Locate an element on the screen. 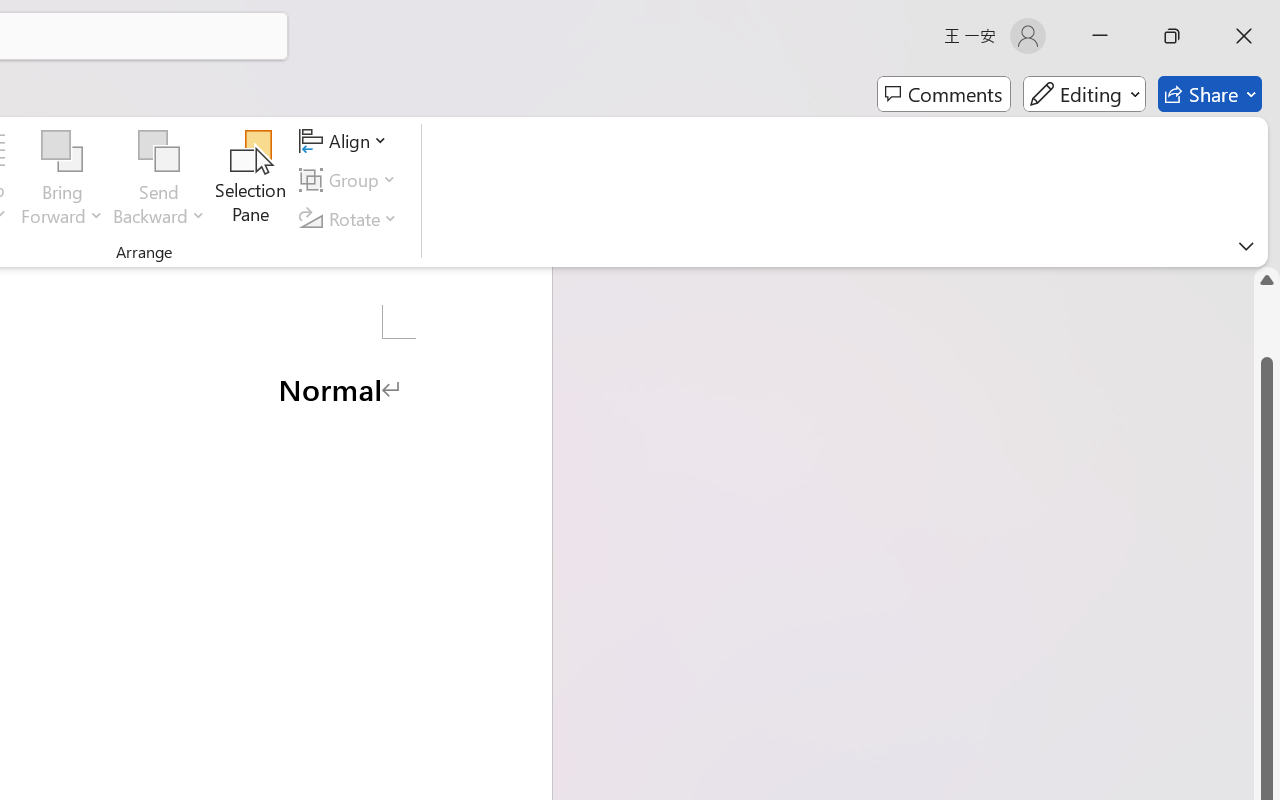  'Send Backward' is located at coordinates (158, 151).